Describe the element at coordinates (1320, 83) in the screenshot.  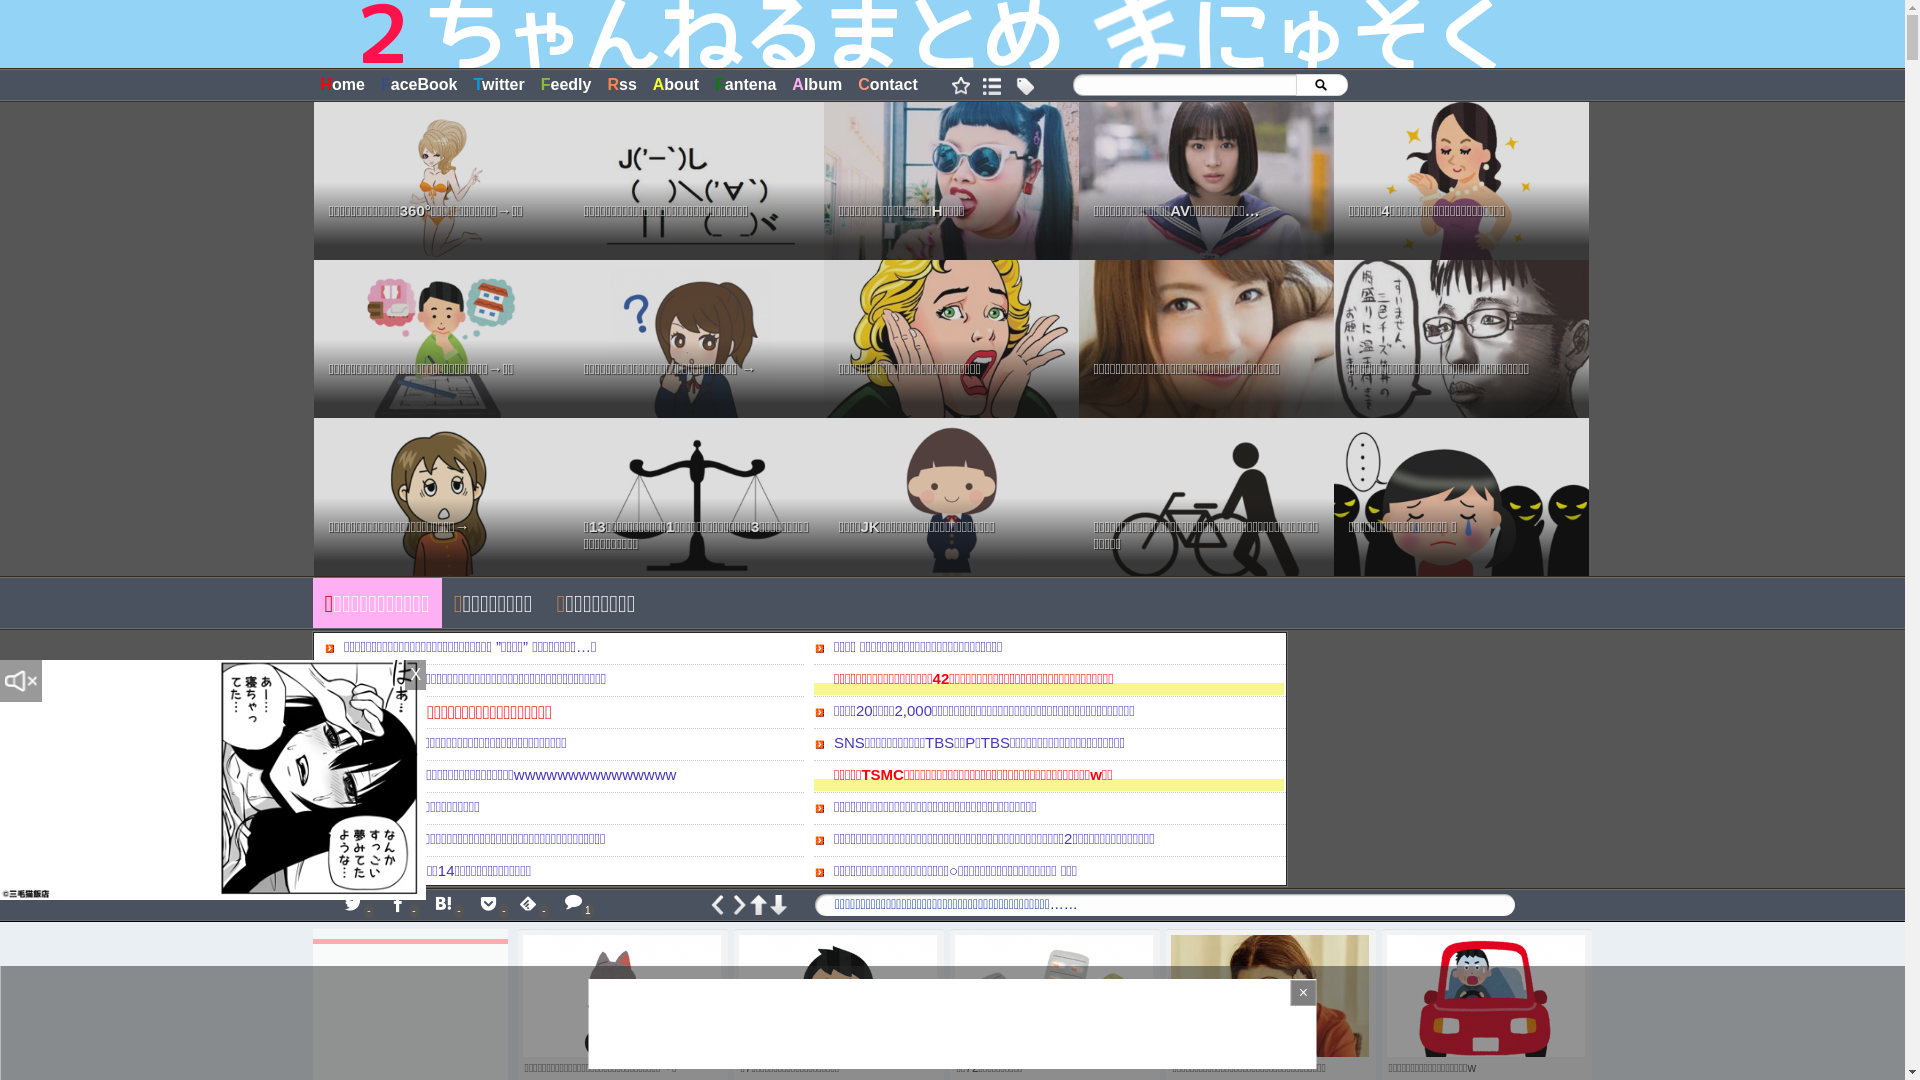
I see `'Search'` at that location.